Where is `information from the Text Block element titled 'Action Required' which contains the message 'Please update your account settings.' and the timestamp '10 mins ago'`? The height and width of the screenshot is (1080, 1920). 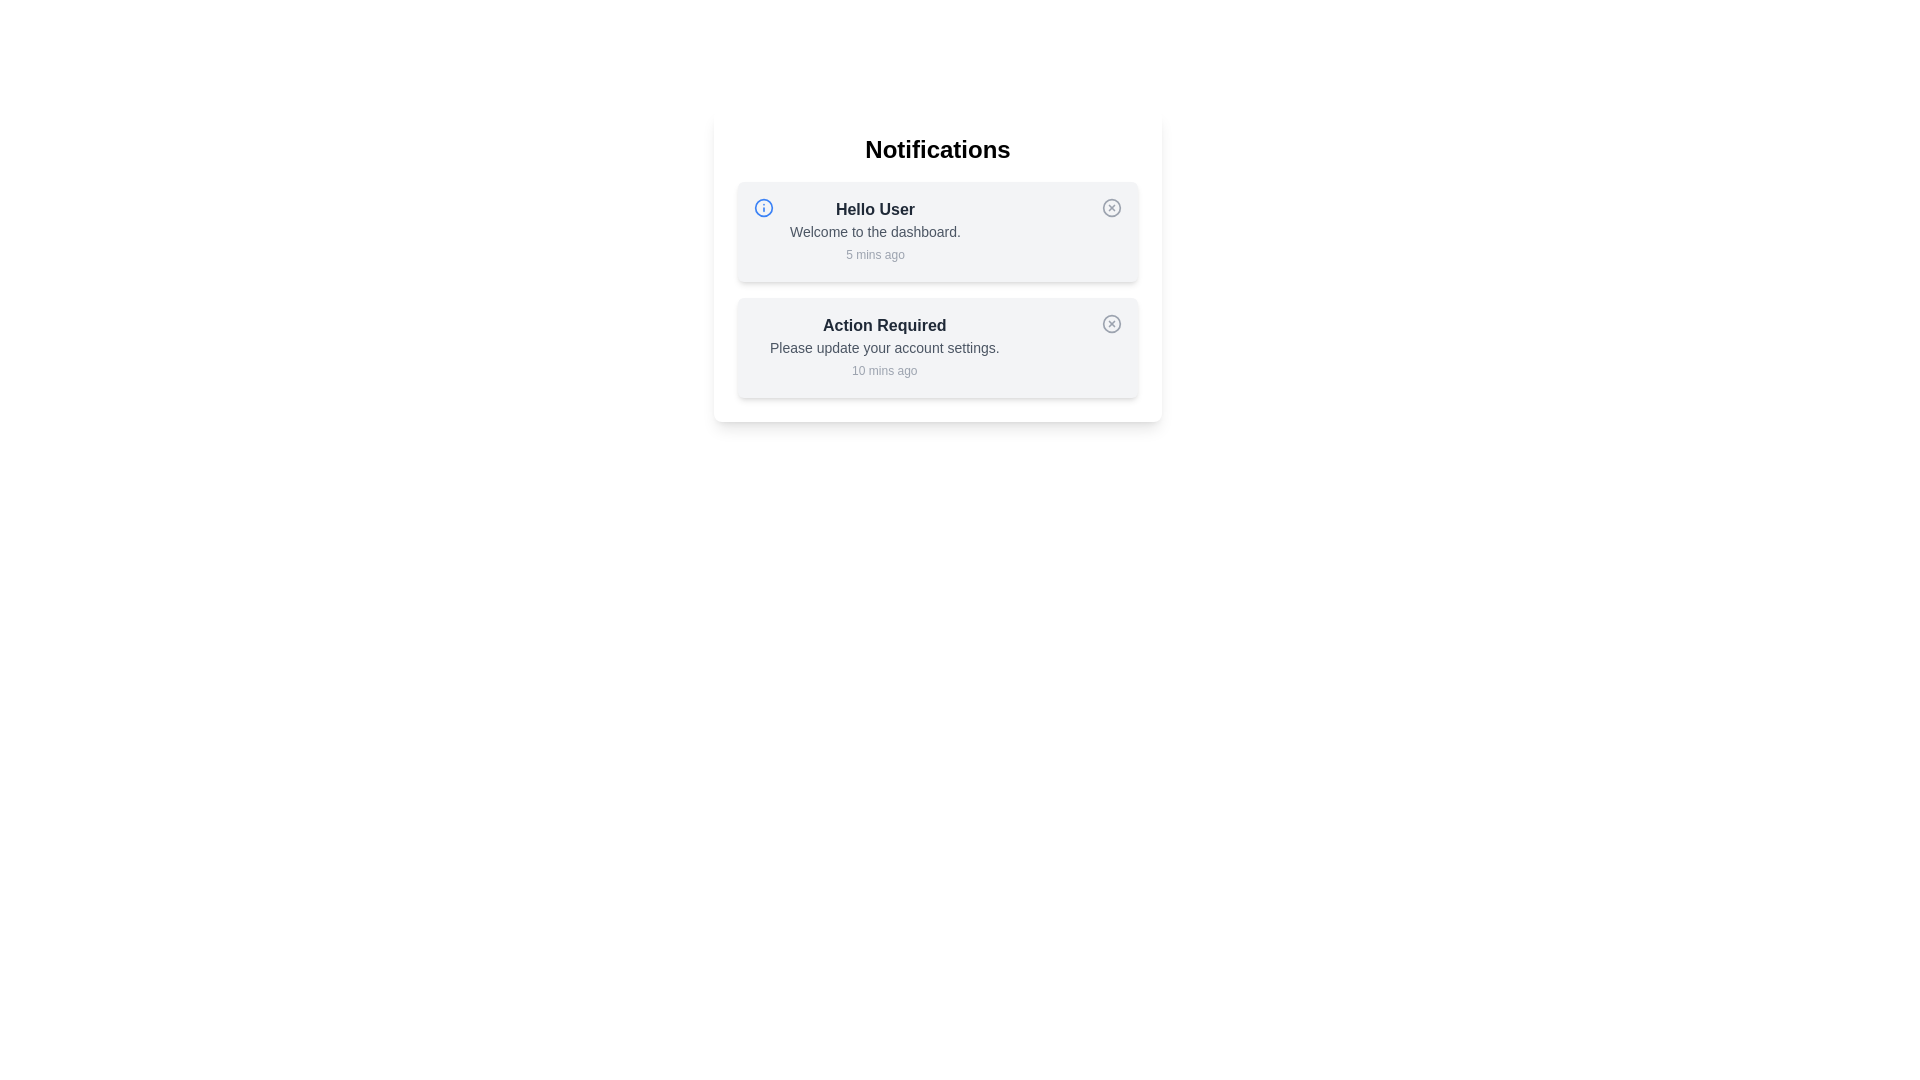 information from the Text Block element titled 'Action Required' which contains the message 'Please update your account settings.' and the timestamp '10 mins ago' is located at coordinates (883, 346).